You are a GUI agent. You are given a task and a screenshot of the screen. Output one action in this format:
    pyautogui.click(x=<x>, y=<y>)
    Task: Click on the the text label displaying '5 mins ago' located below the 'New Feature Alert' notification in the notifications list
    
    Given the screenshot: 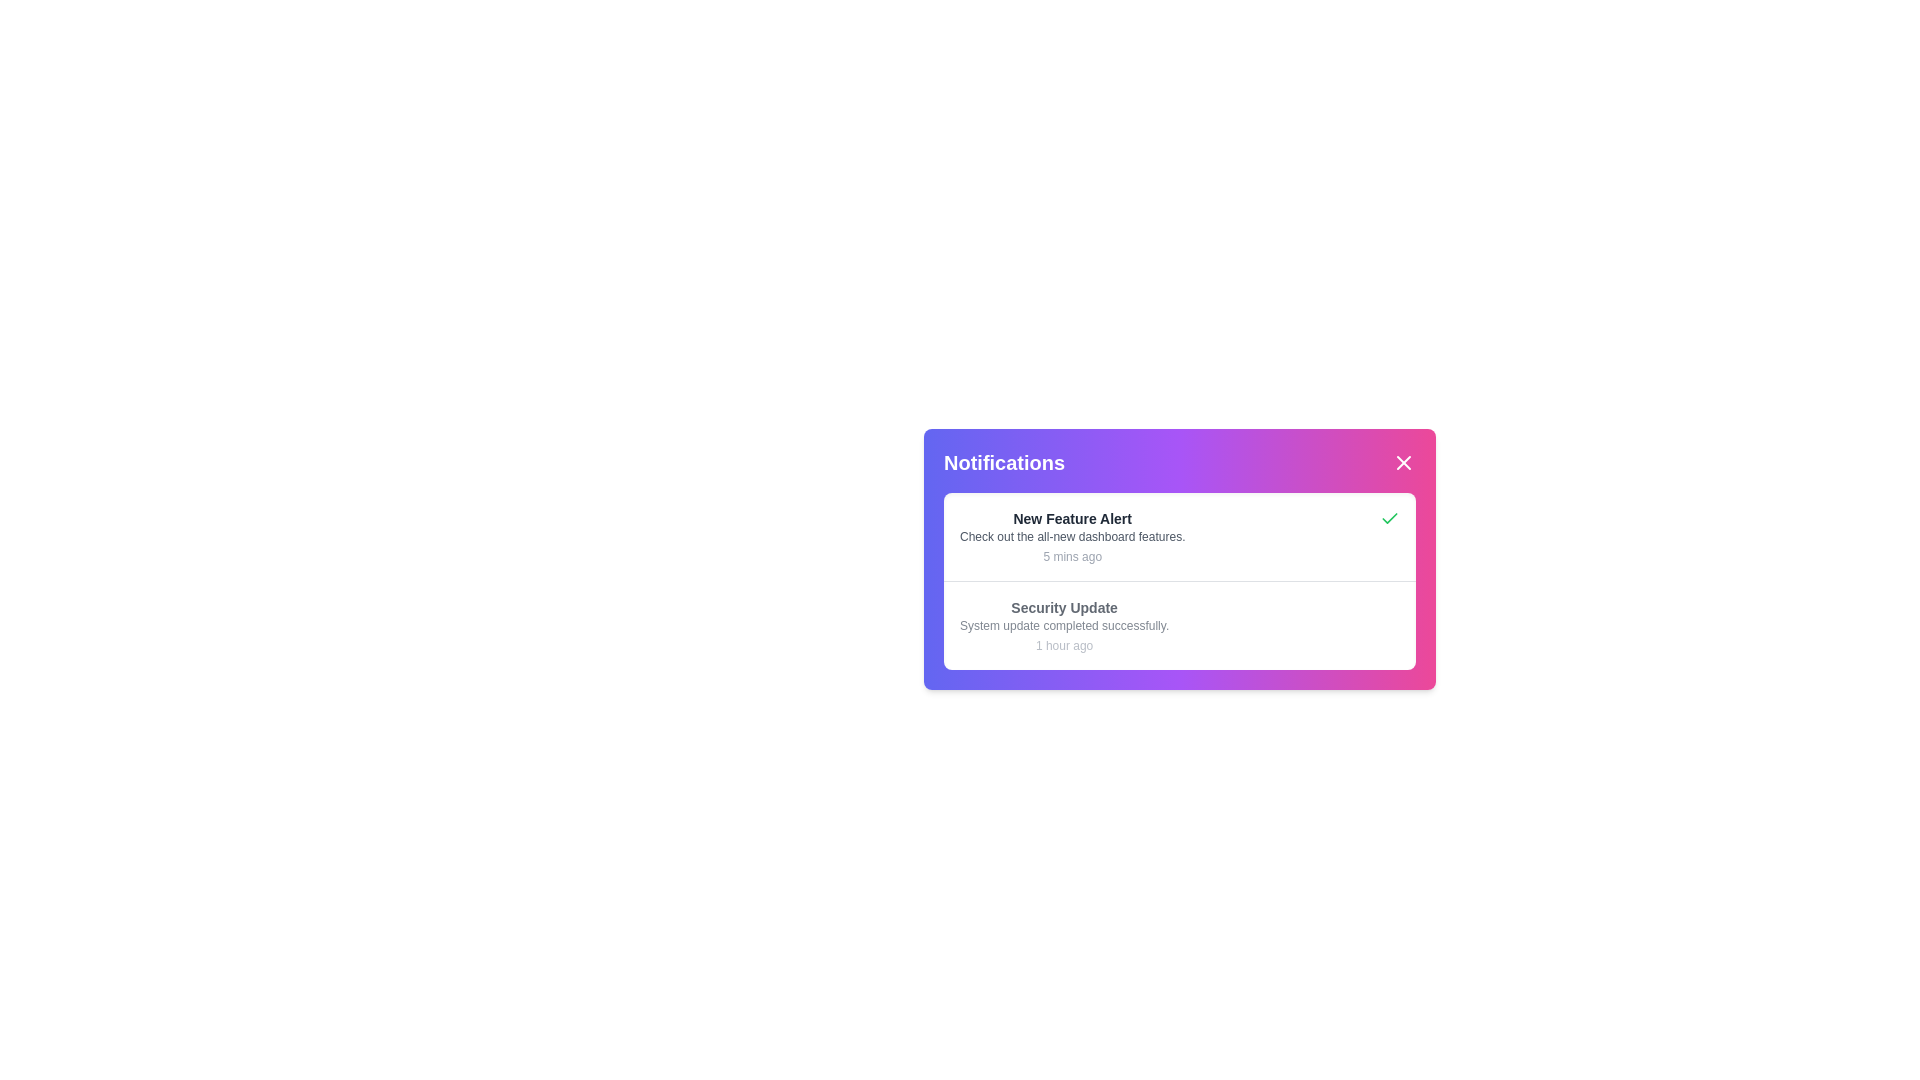 What is the action you would take?
    pyautogui.click(x=1071, y=556)
    